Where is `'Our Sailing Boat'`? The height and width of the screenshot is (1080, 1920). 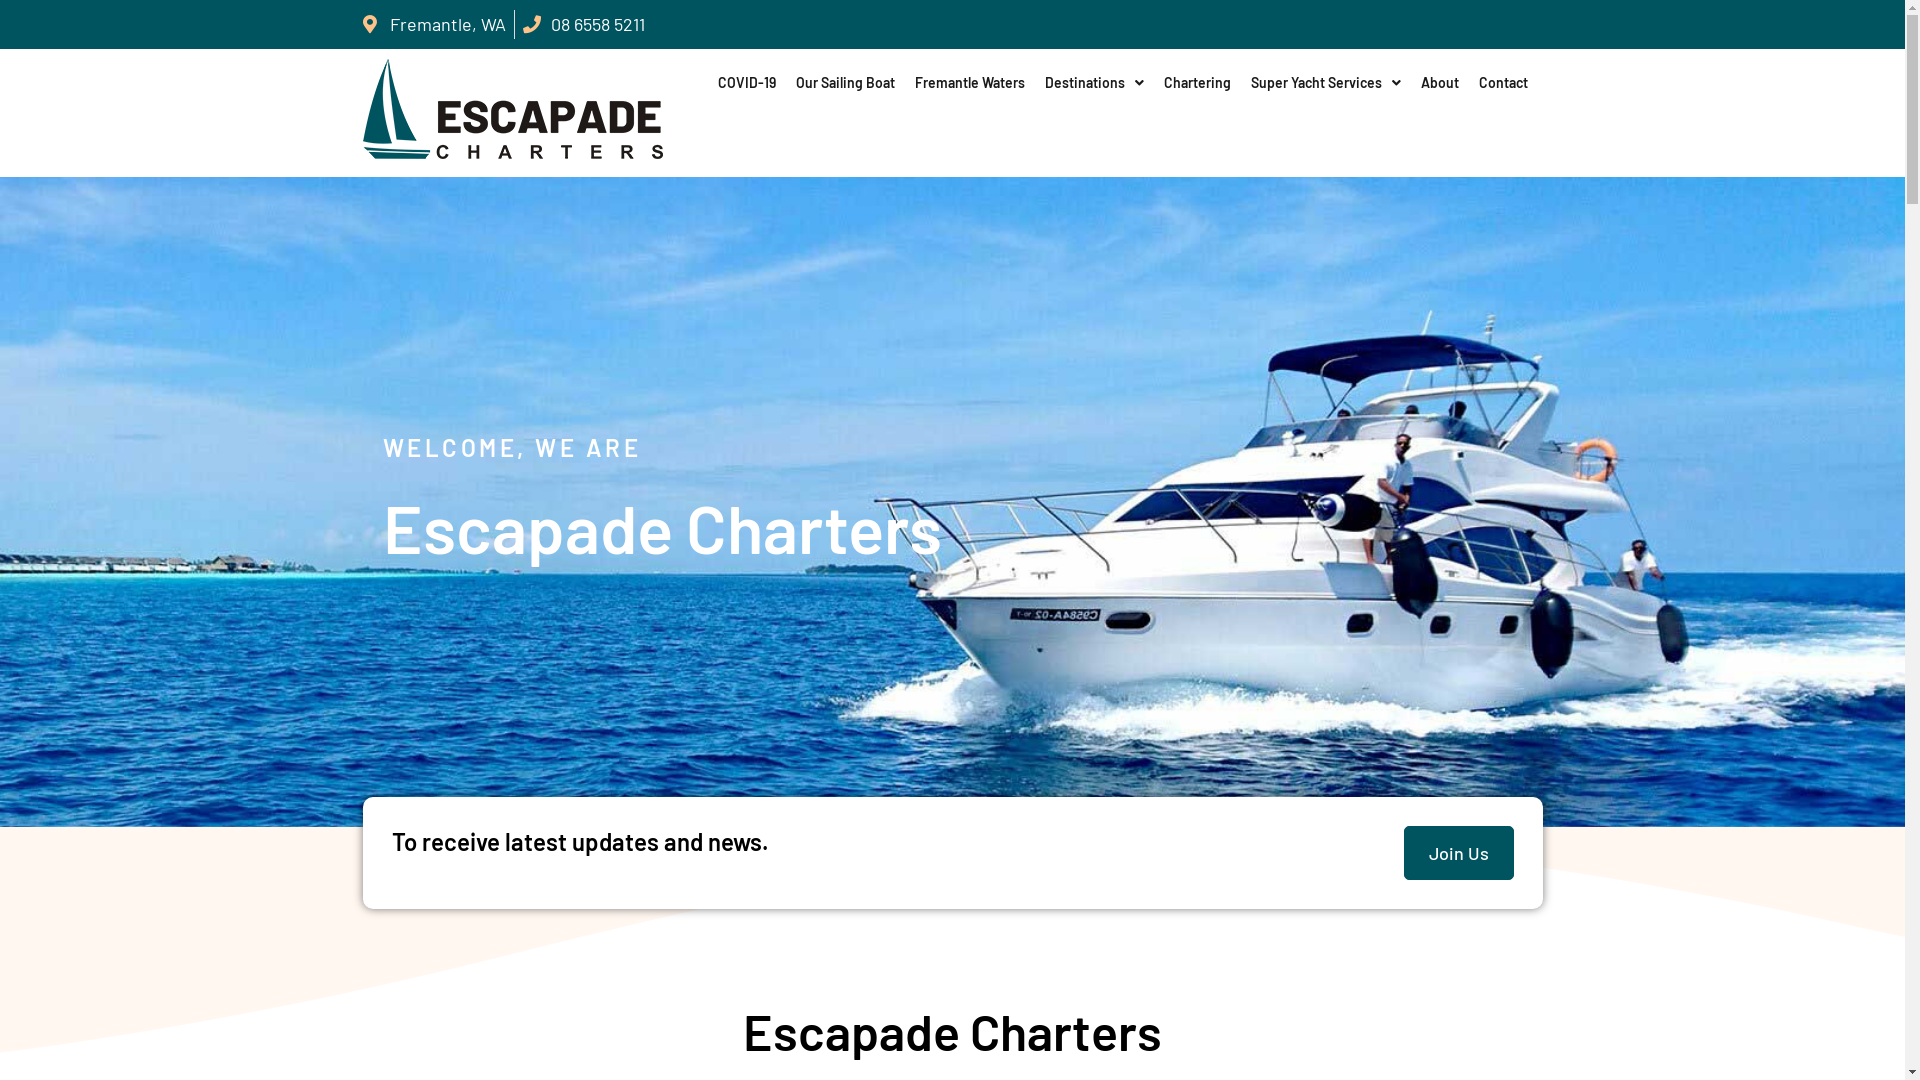 'Our Sailing Boat' is located at coordinates (845, 82).